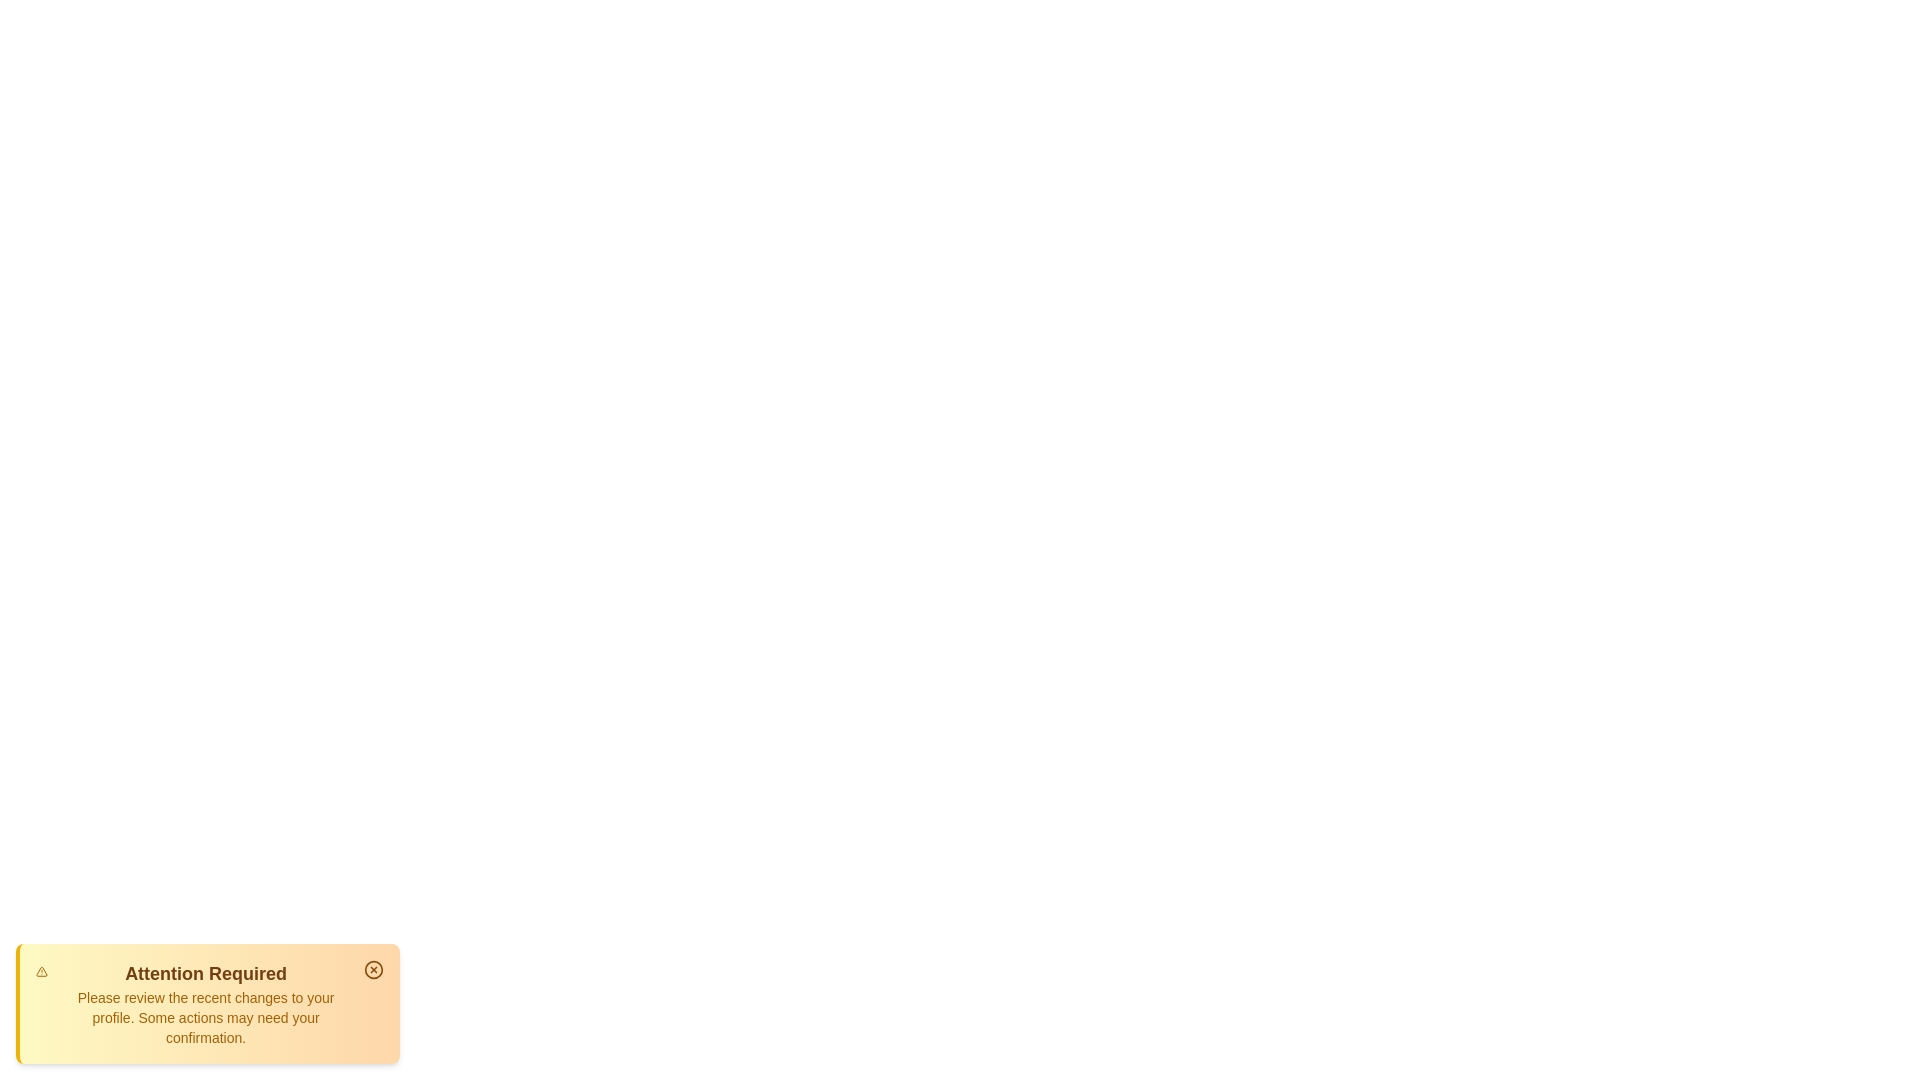 The image size is (1920, 1080). What do you see at coordinates (374, 968) in the screenshot?
I see `the close button of the alert to dismiss it` at bounding box center [374, 968].